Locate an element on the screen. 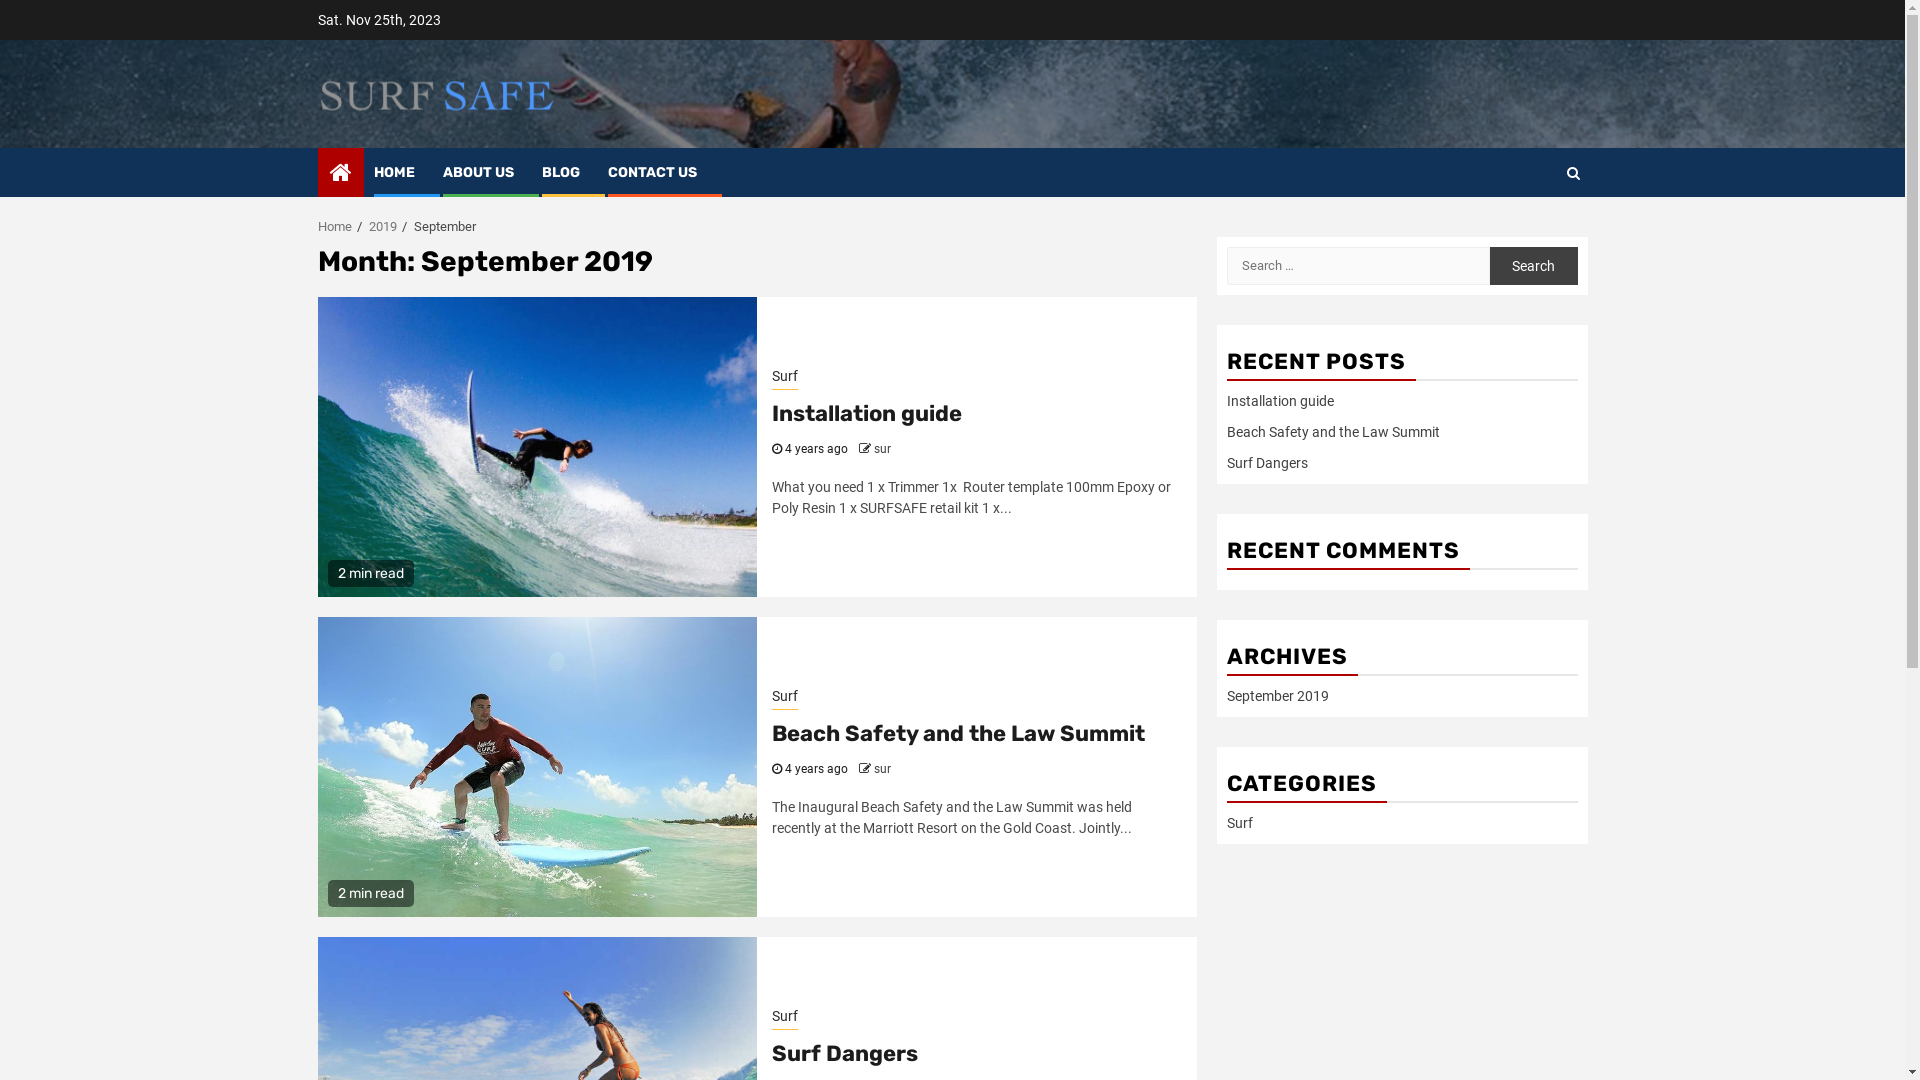  'Search' is located at coordinates (1489, 264).